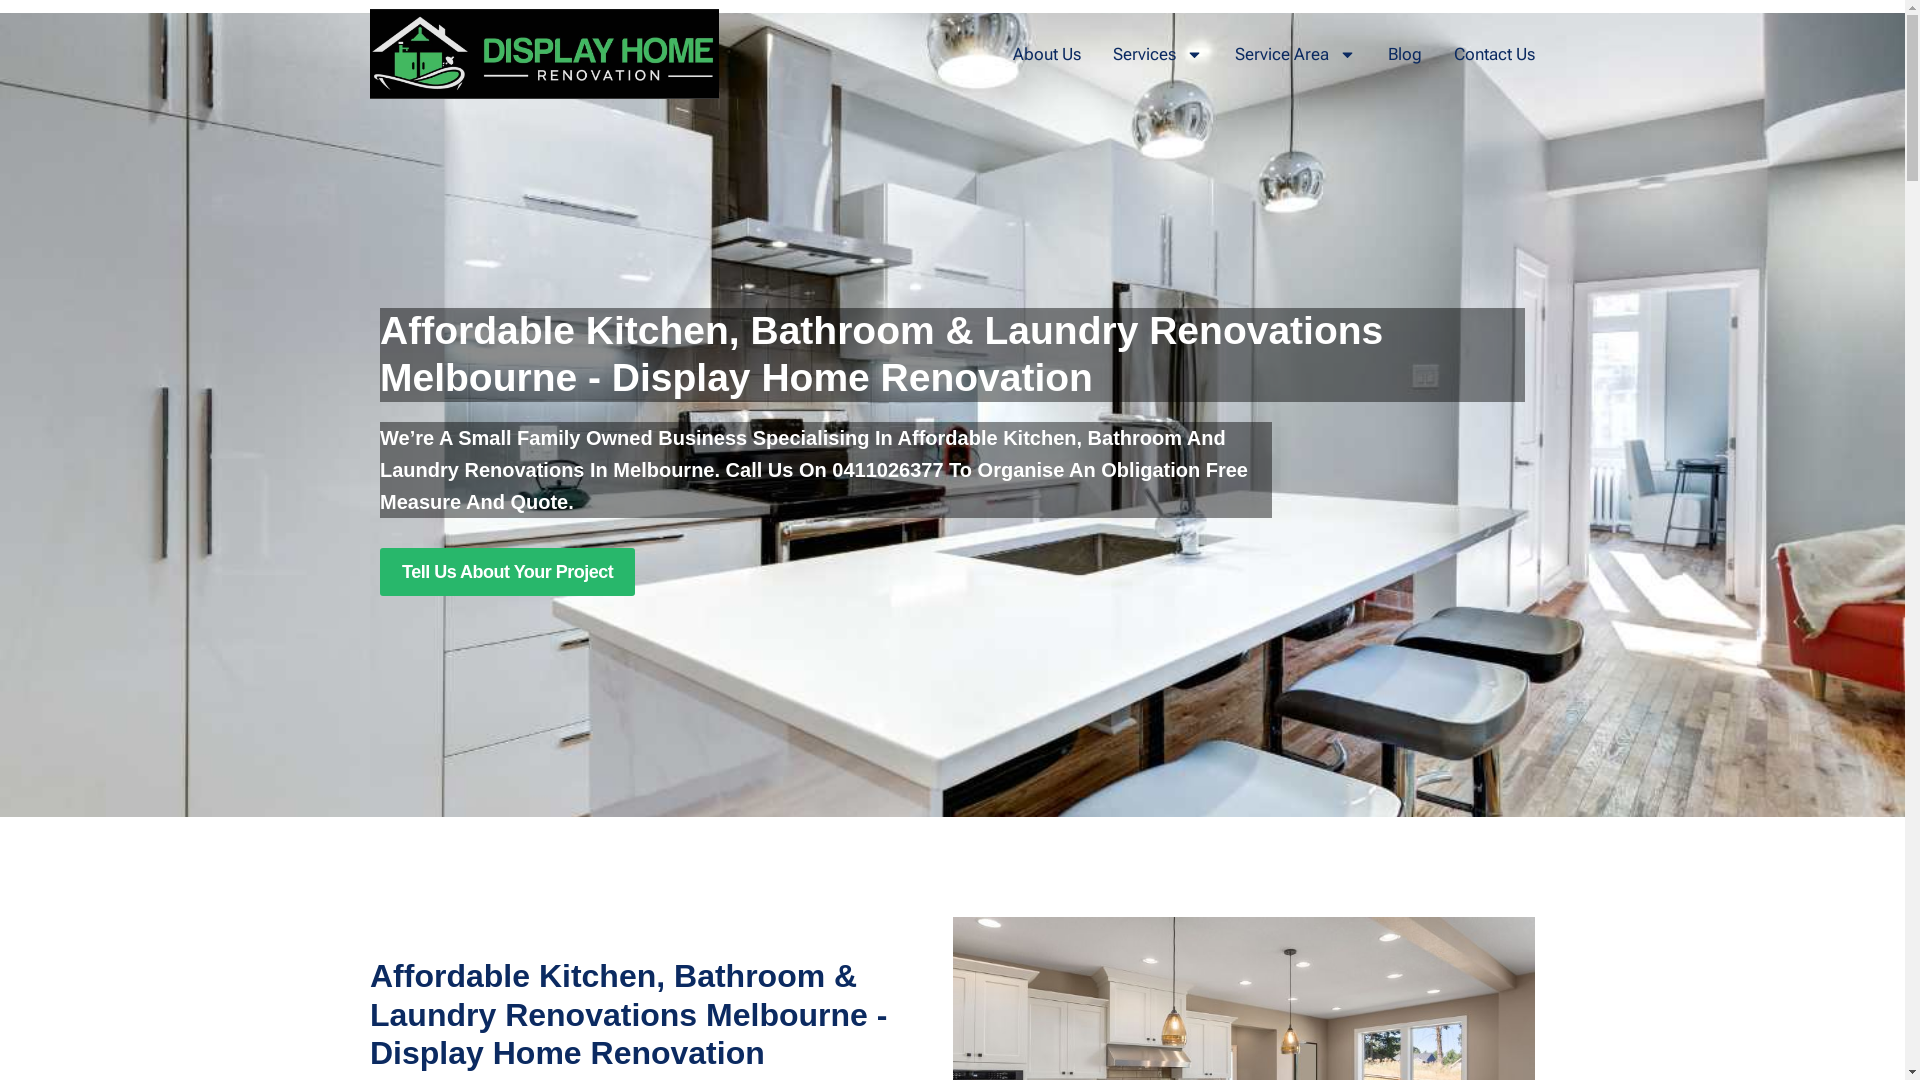 The width and height of the screenshot is (1920, 1080). What do you see at coordinates (1494, 53) in the screenshot?
I see `'Contact Us'` at bounding box center [1494, 53].